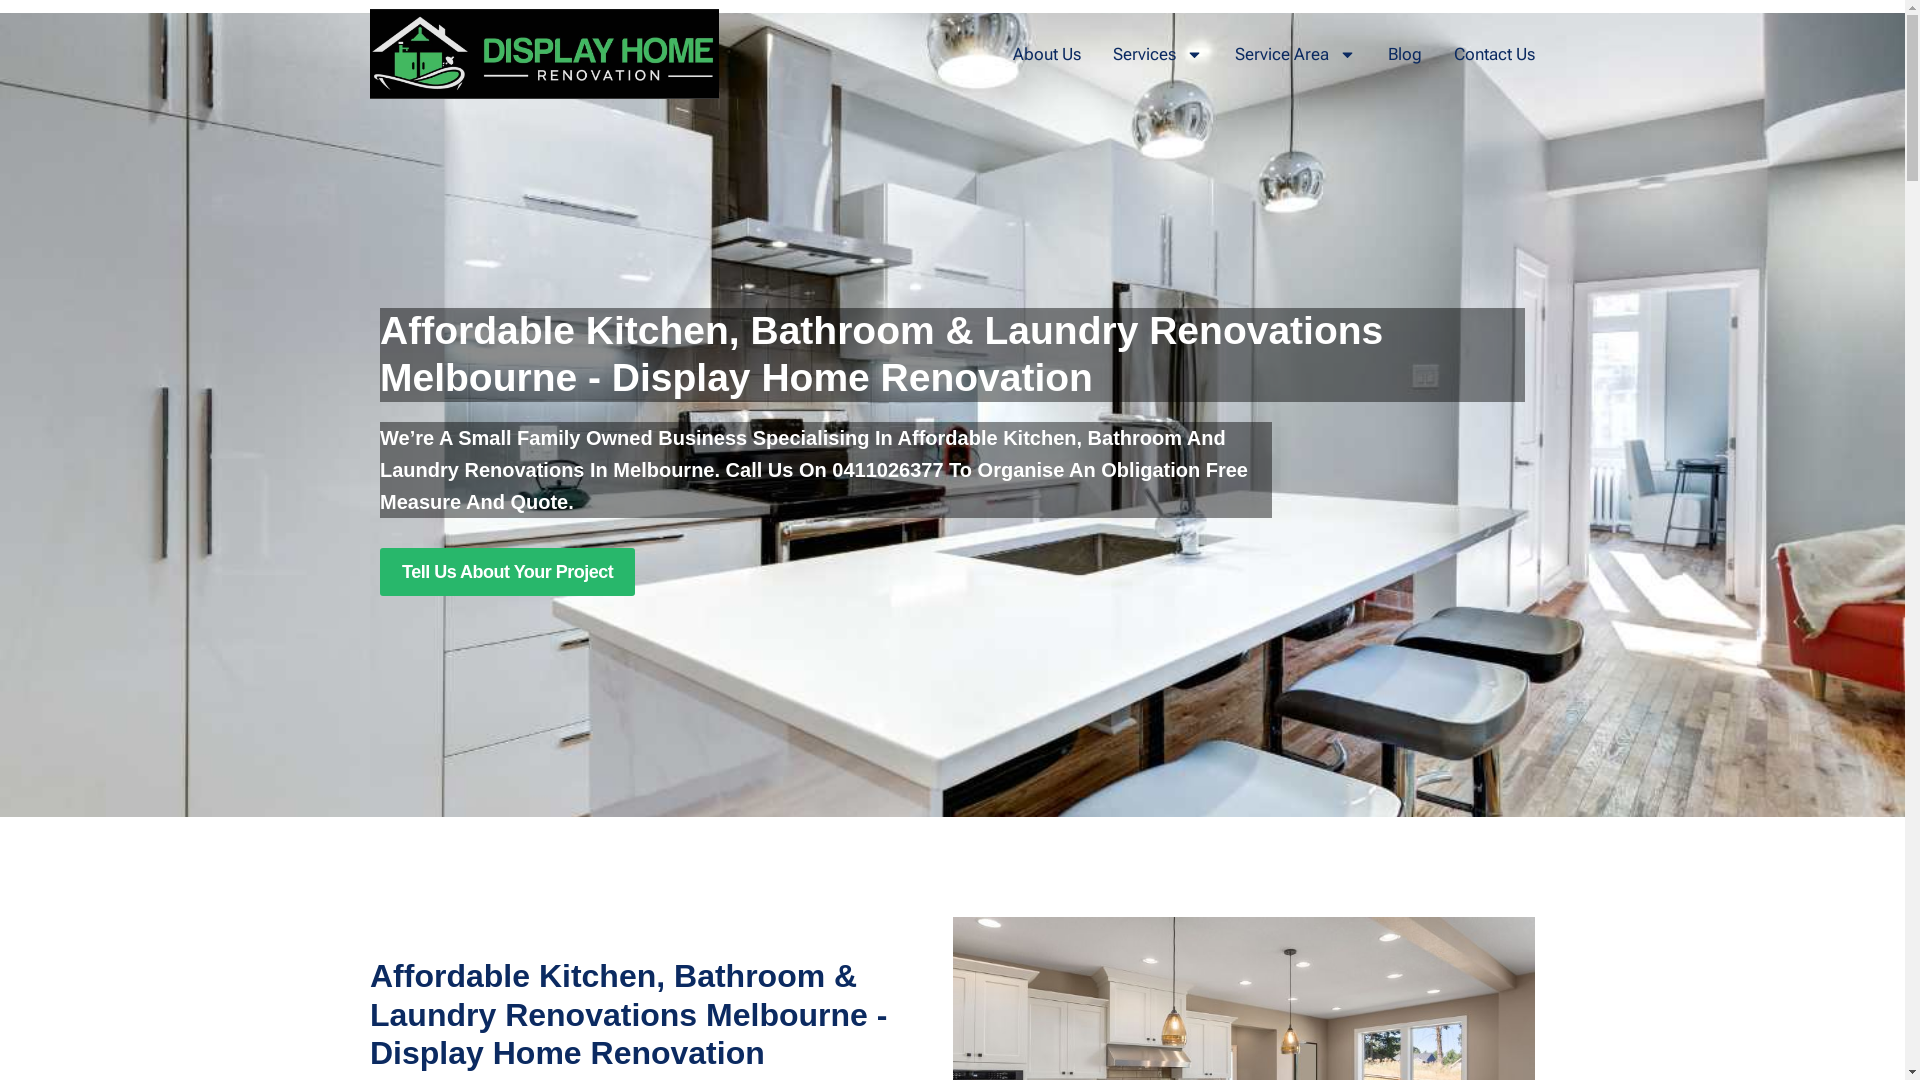 The width and height of the screenshot is (1920, 1080). What do you see at coordinates (1494, 53) in the screenshot?
I see `'Contact Us'` at bounding box center [1494, 53].